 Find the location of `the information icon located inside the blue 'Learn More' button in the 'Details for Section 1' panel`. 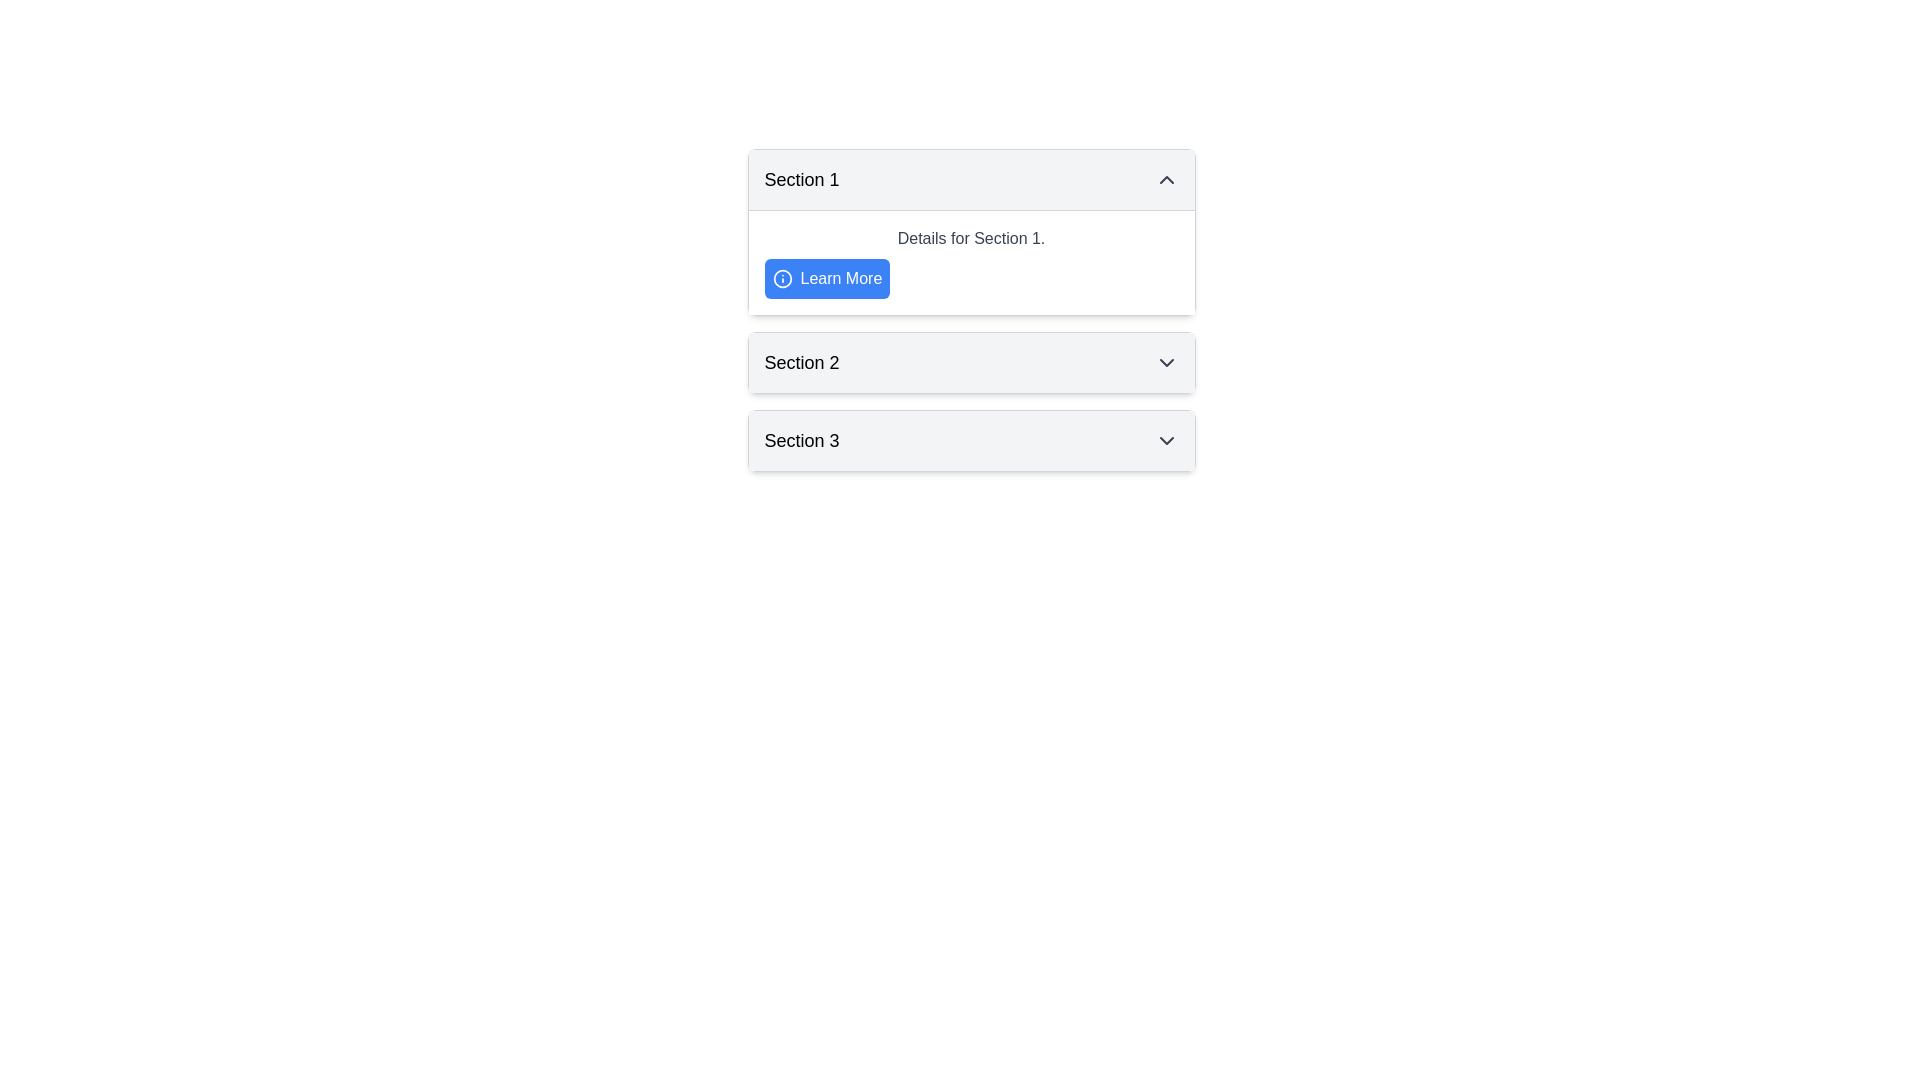

the information icon located inside the blue 'Learn More' button in the 'Details for Section 1' panel is located at coordinates (781, 278).